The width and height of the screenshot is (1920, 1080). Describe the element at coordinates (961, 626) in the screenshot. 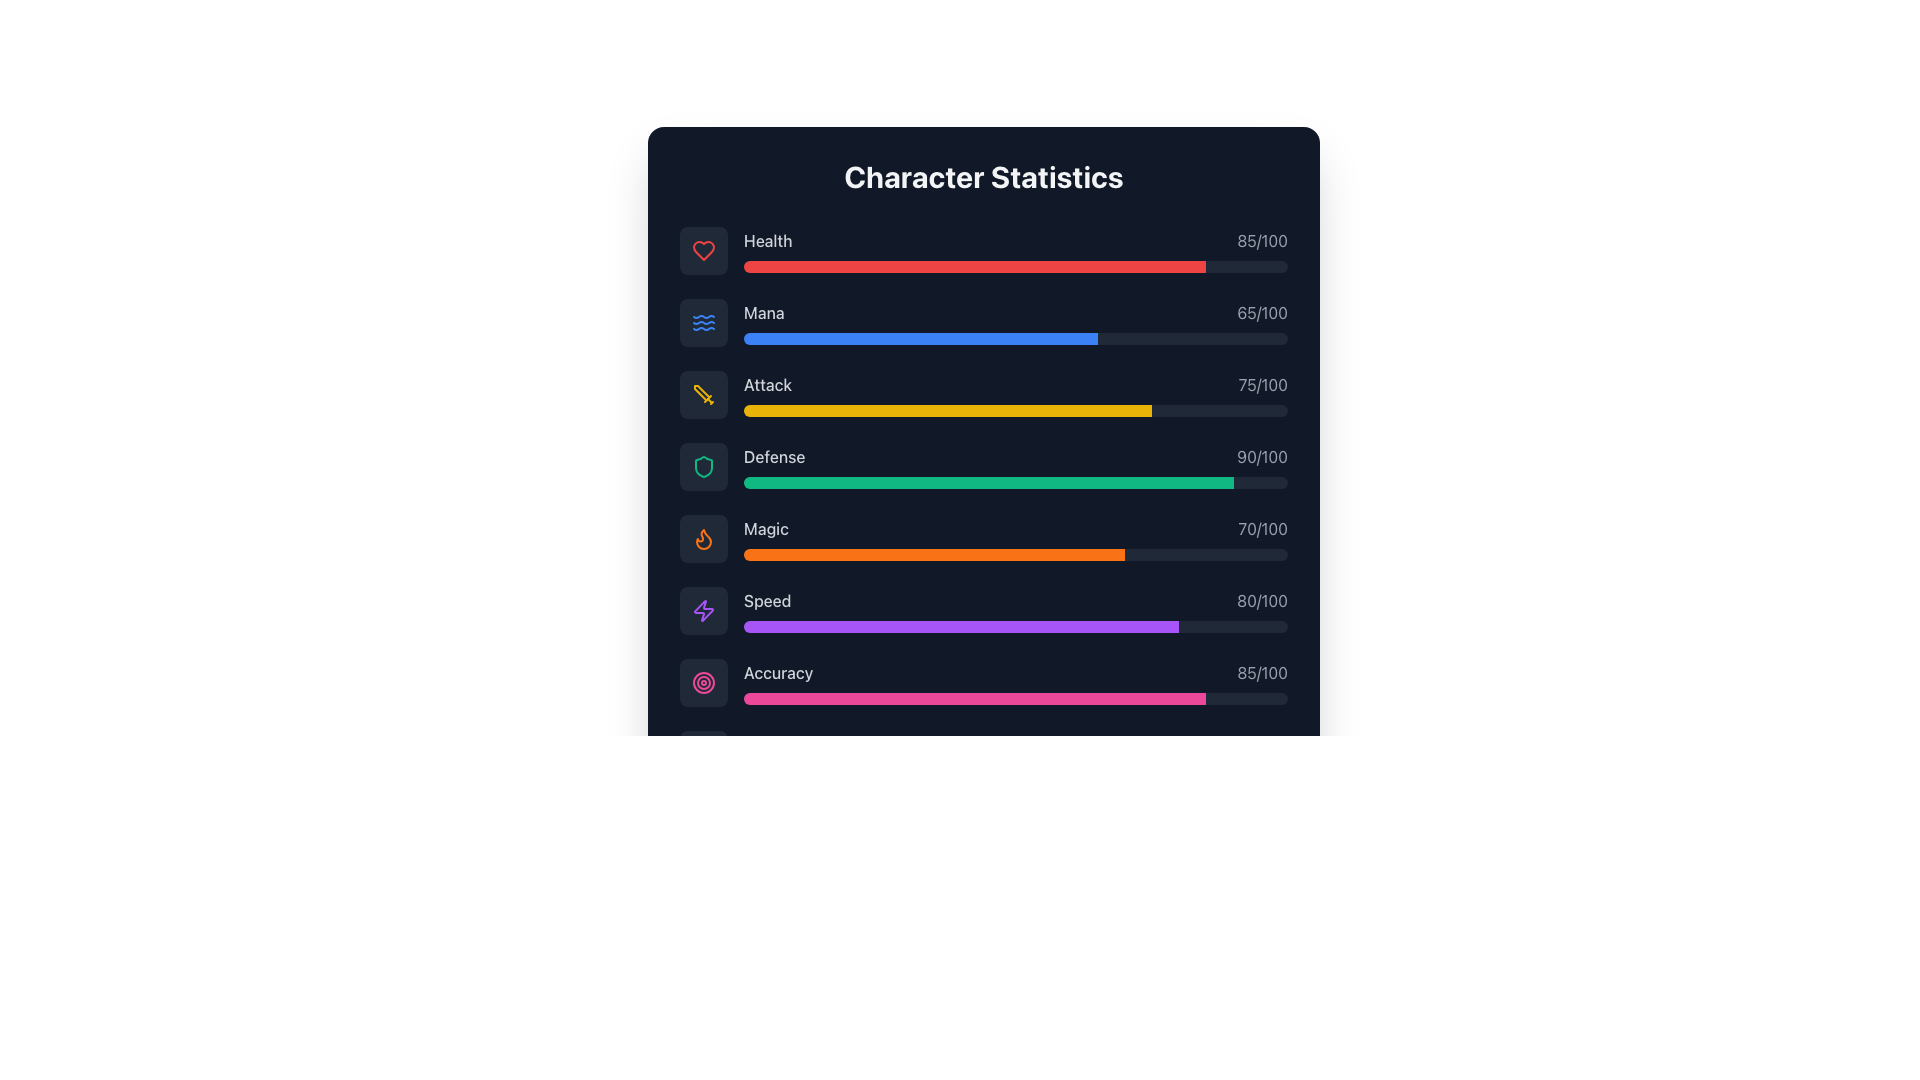

I see `the progress bar indicating the 'Speed' statistic, which is a horizontal purple-filled bar located in the sixth row of character stats` at that location.